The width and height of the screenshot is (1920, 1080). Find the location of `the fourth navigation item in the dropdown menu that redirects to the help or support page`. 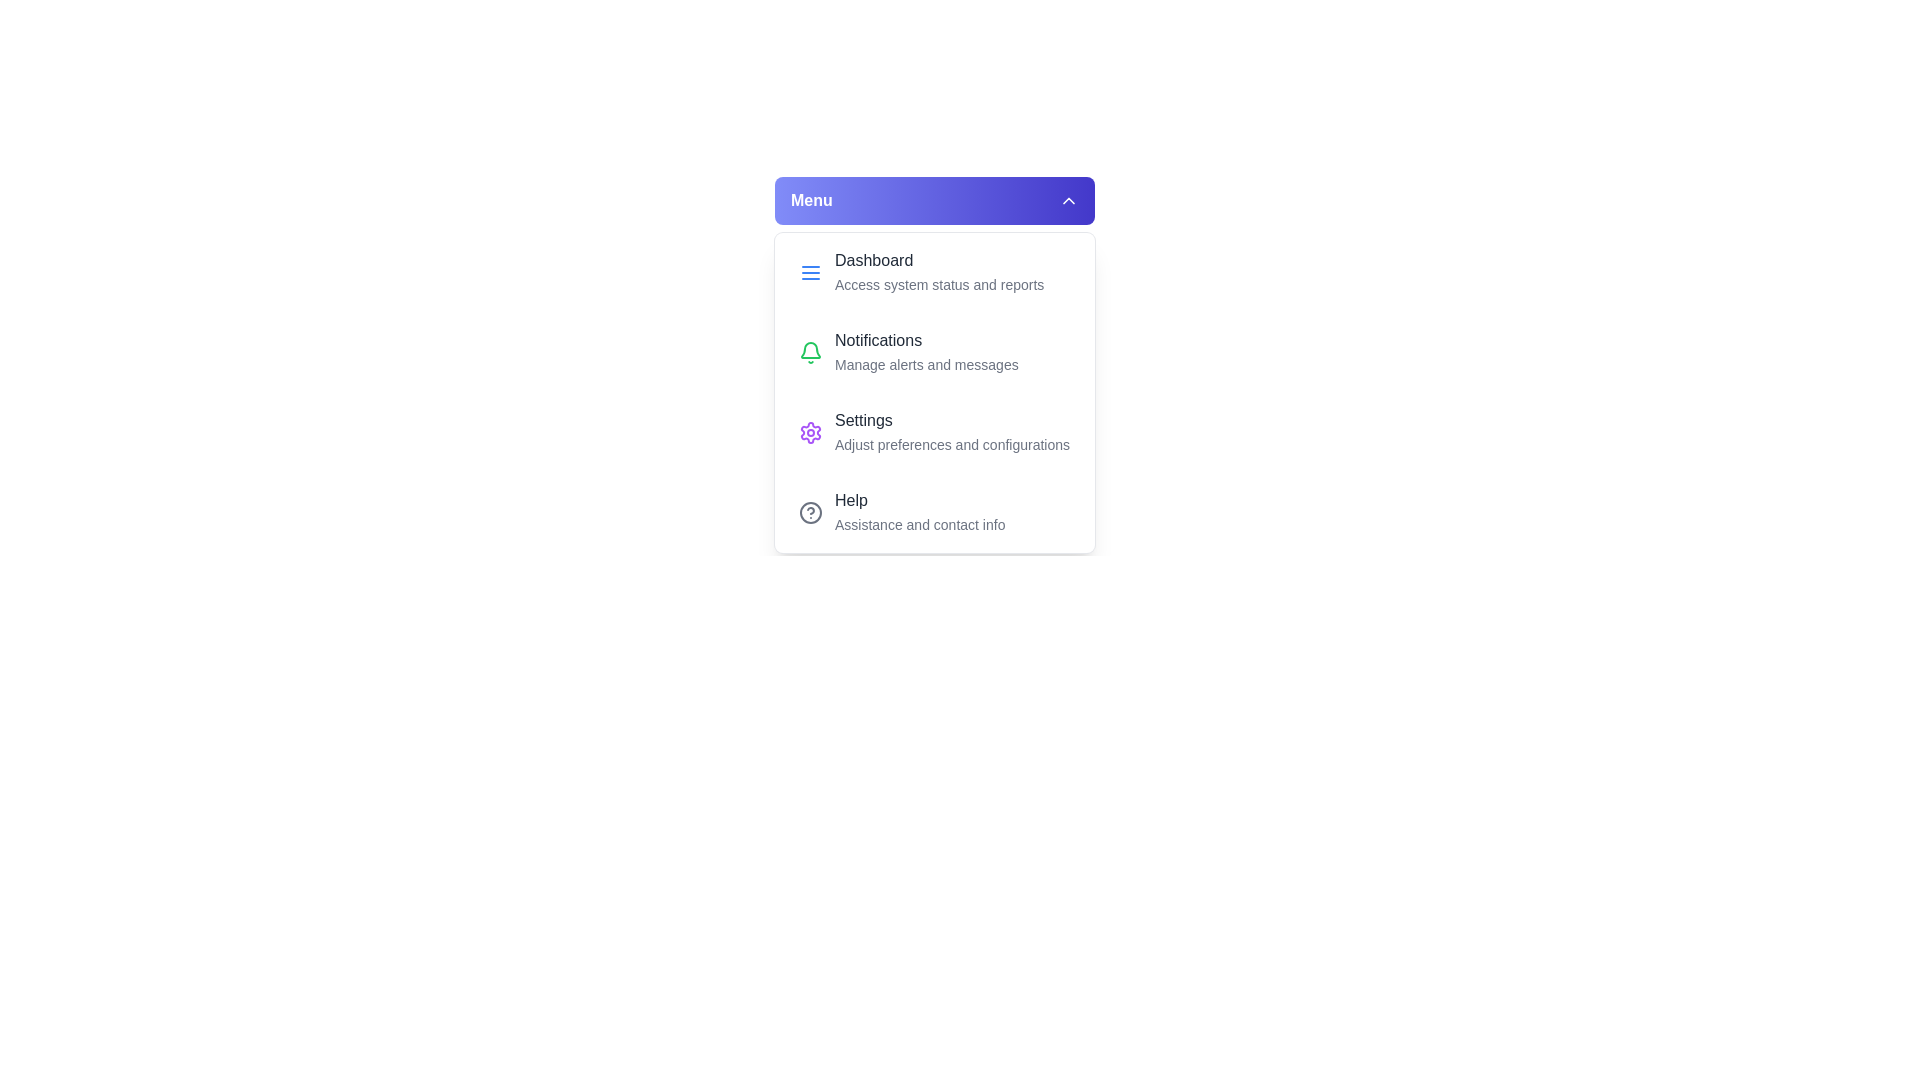

the fourth navigation item in the dropdown menu that redirects to the help or support page is located at coordinates (934, 512).